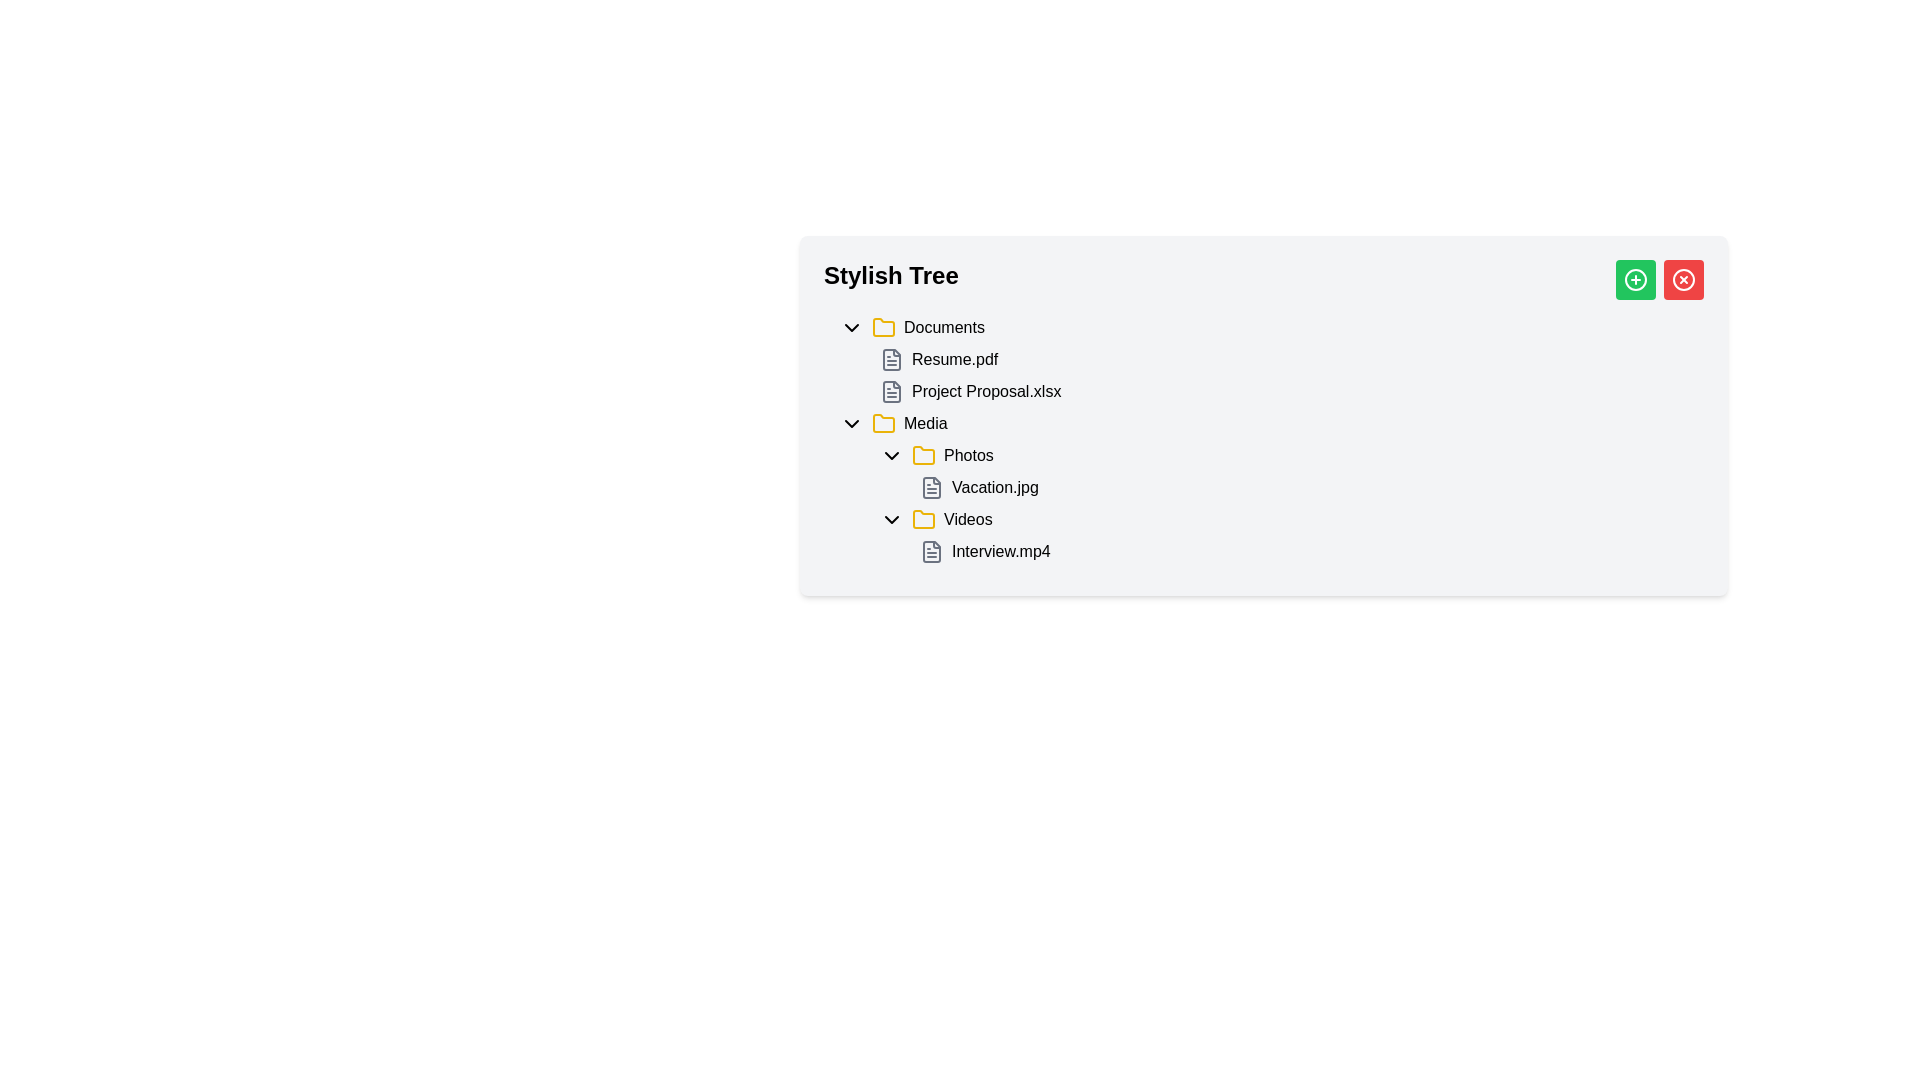  I want to click on the button located in the first row under the 'Stylish Tree' heading next to the 'Documents' label, so click(851, 326).